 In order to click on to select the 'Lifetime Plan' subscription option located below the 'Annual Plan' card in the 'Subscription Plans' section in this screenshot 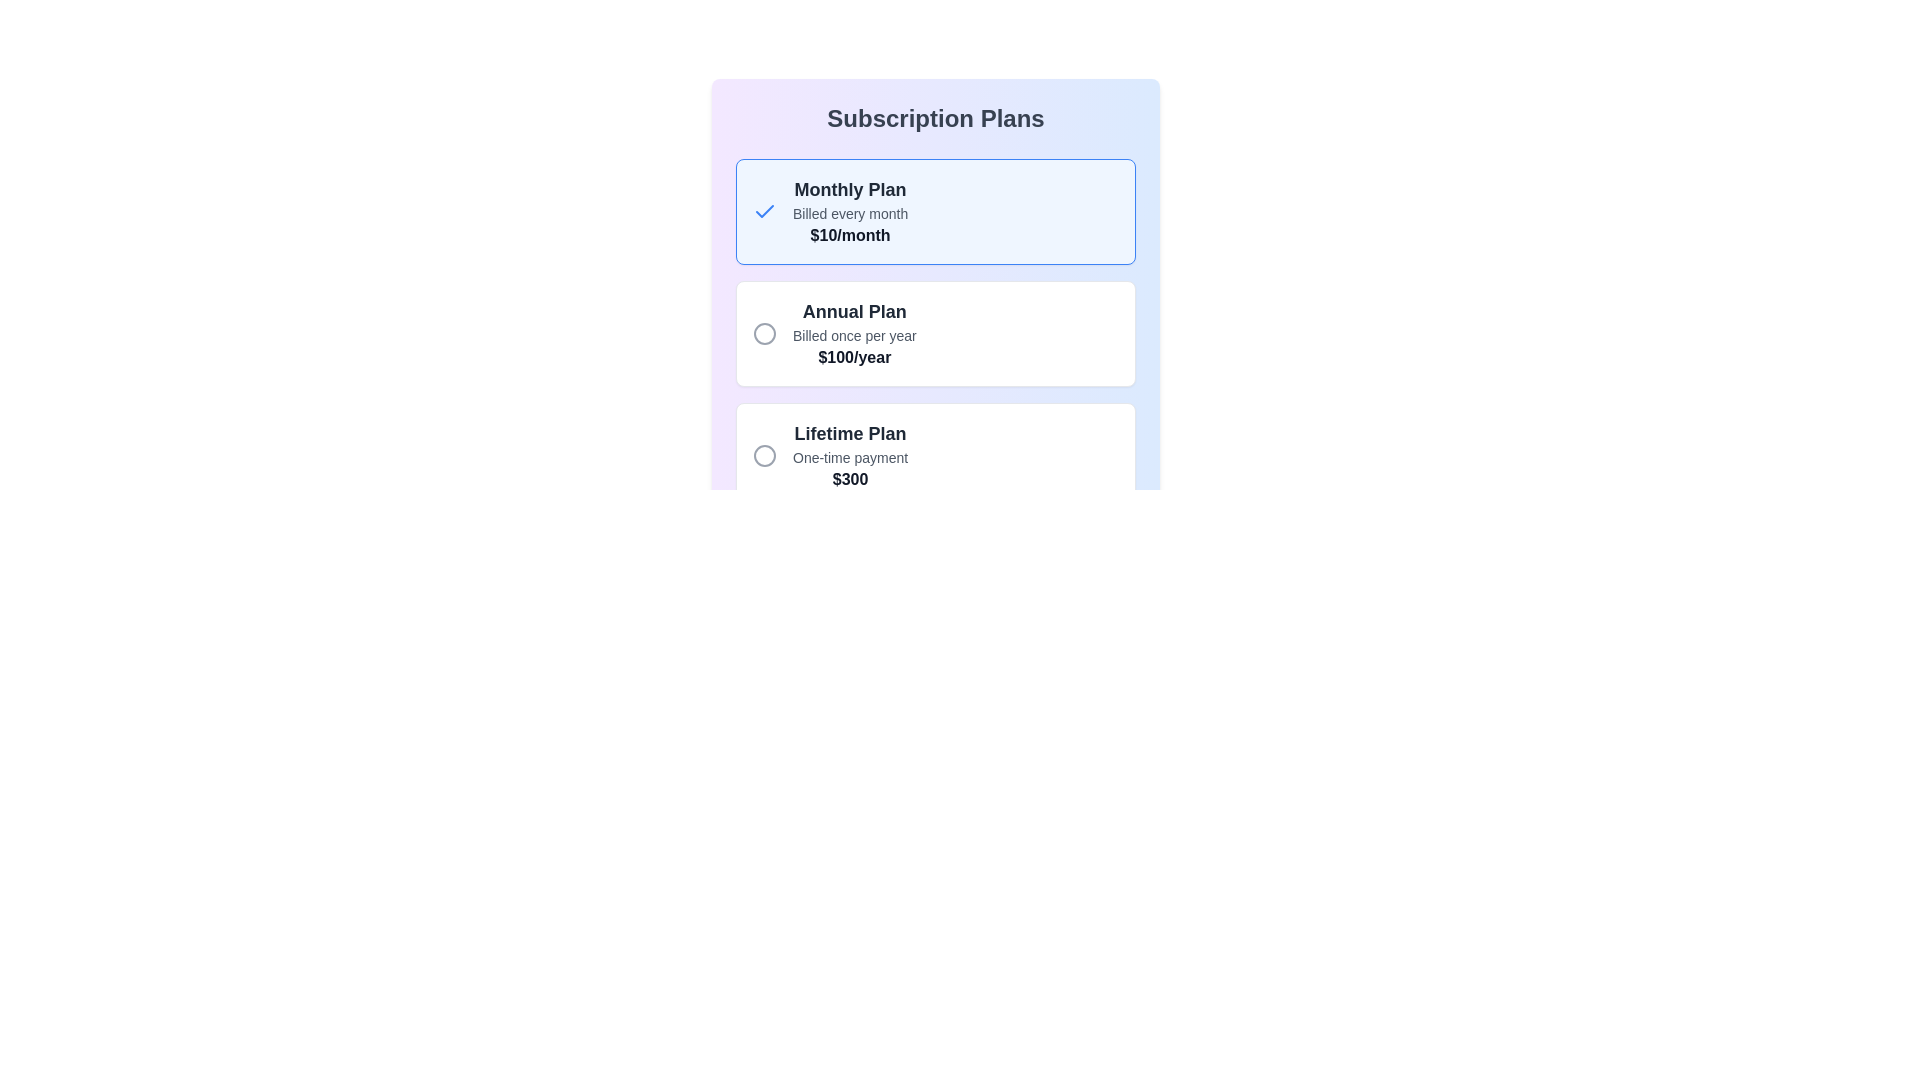, I will do `click(935, 455)`.